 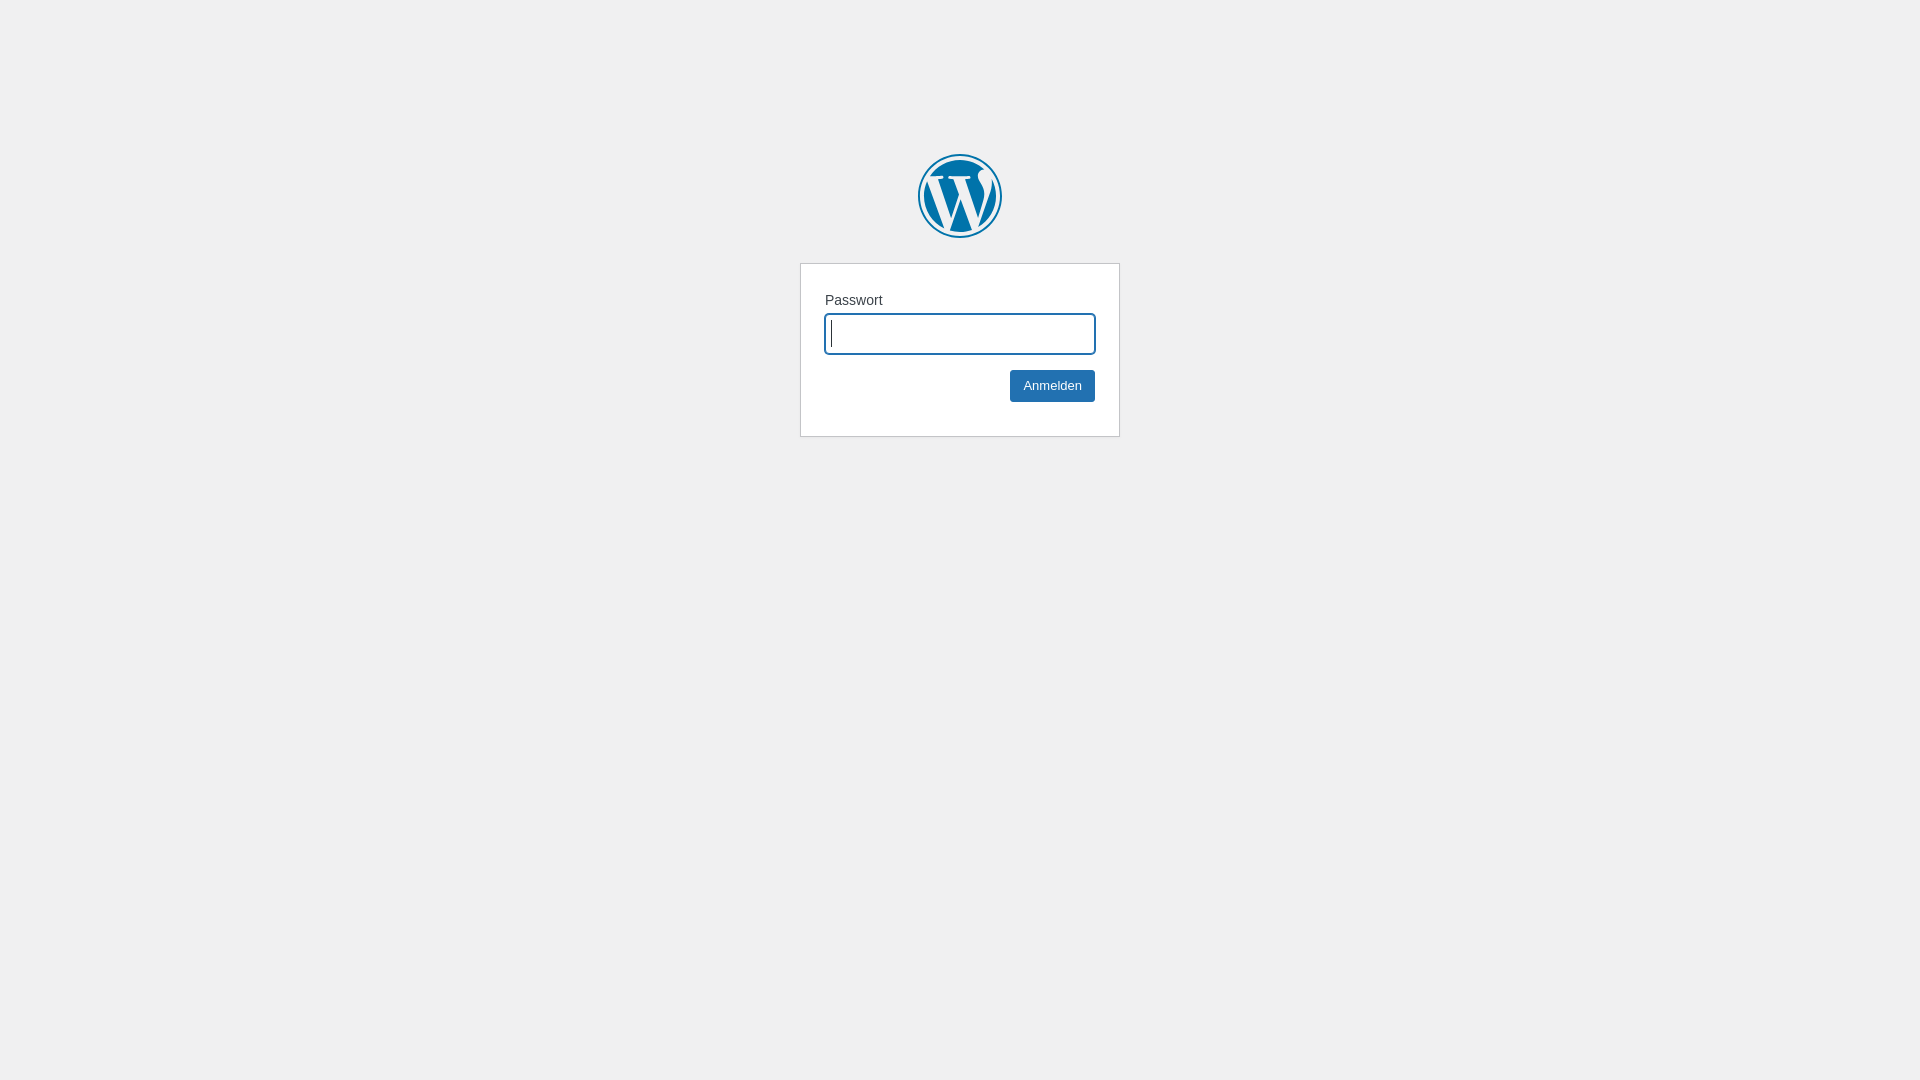 I want to click on 'Anmelden', so click(x=1051, y=385).